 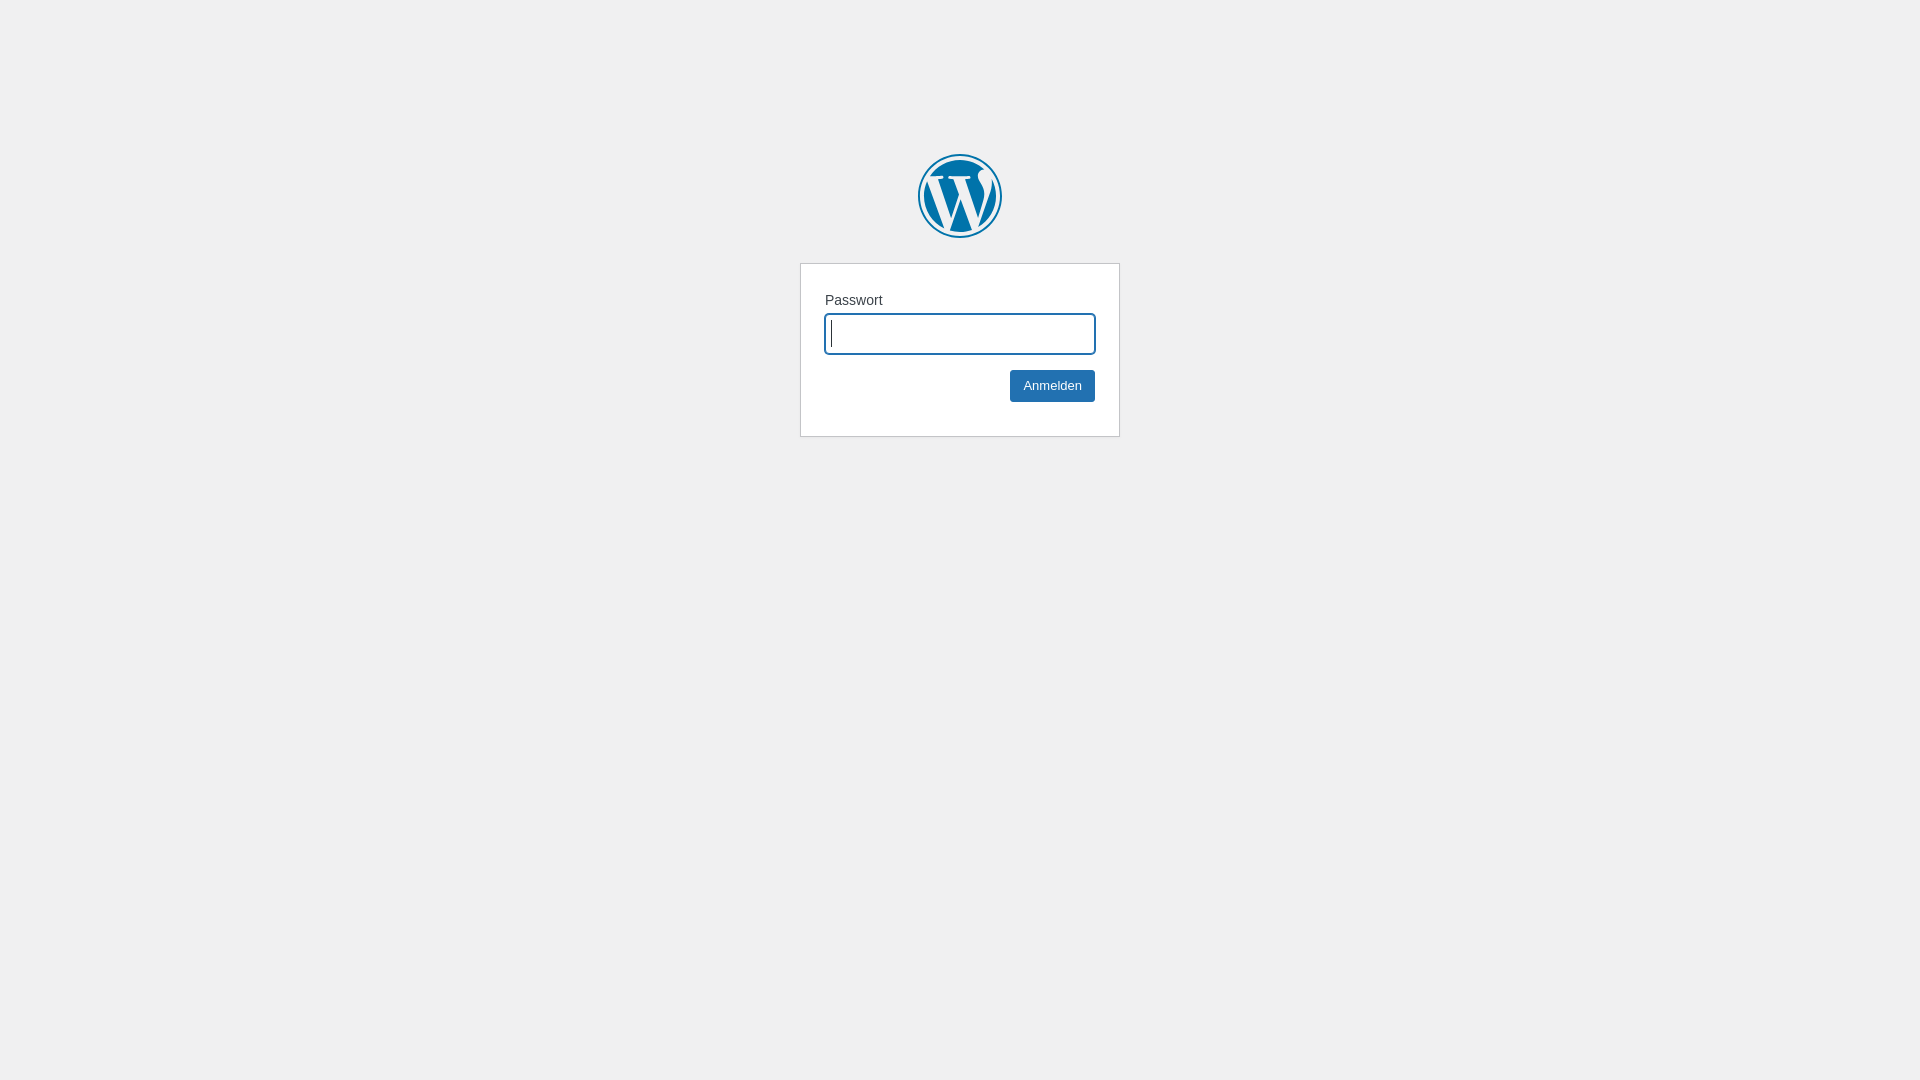 I want to click on 'Anmelden', so click(x=1051, y=385).